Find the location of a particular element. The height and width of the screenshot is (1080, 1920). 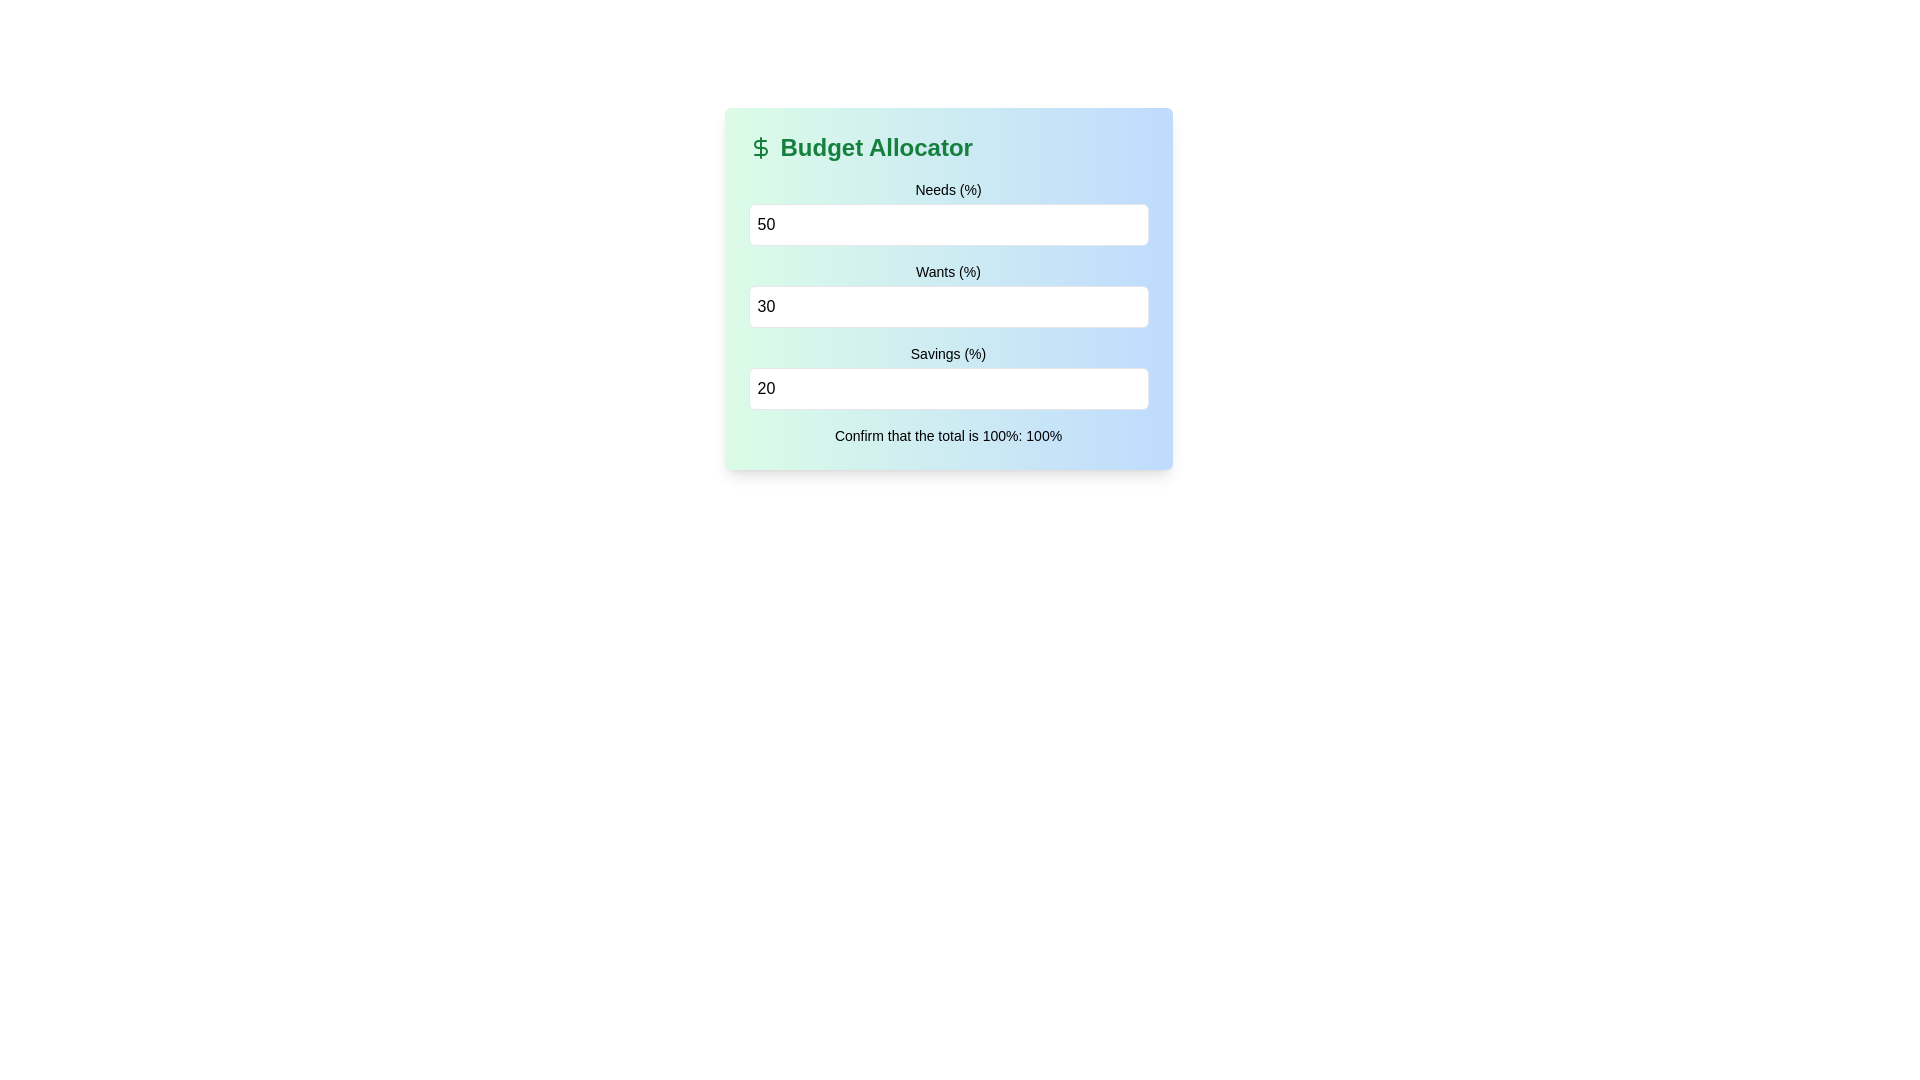

the monetary value icon located in the header section to the left of the 'Budget Allocator' text is located at coordinates (759, 146).